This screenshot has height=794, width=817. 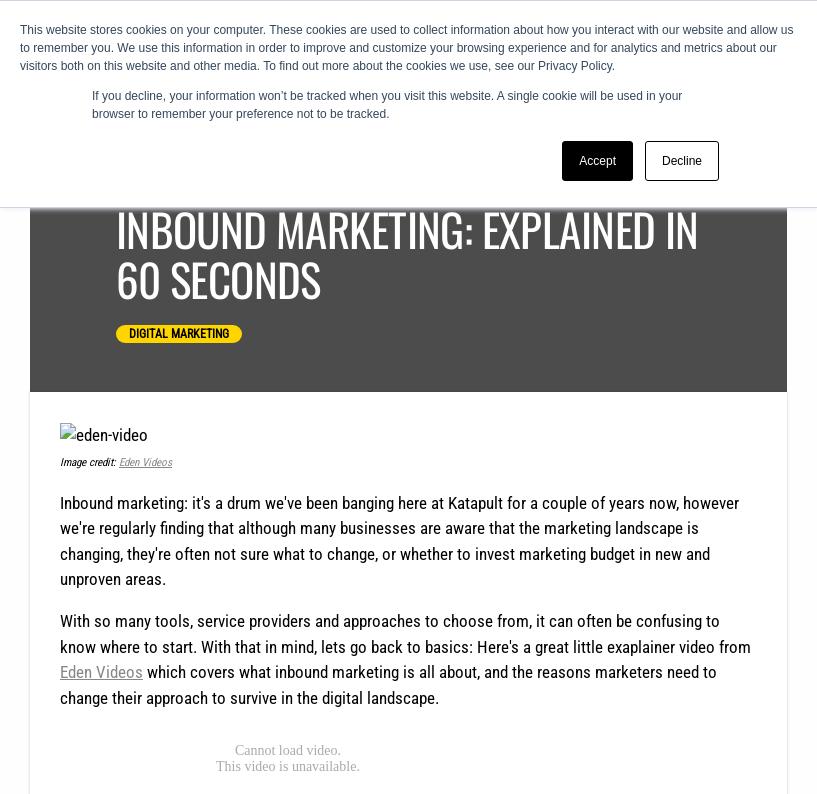 What do you see at coordinates (386, 103) in the screenshot?
I see `'If you decline, your information won’t be tracked when you visit this website. A single cookie will be used in your browser to remember your preference not to be tracked.'` at bounding box center [386, 103].